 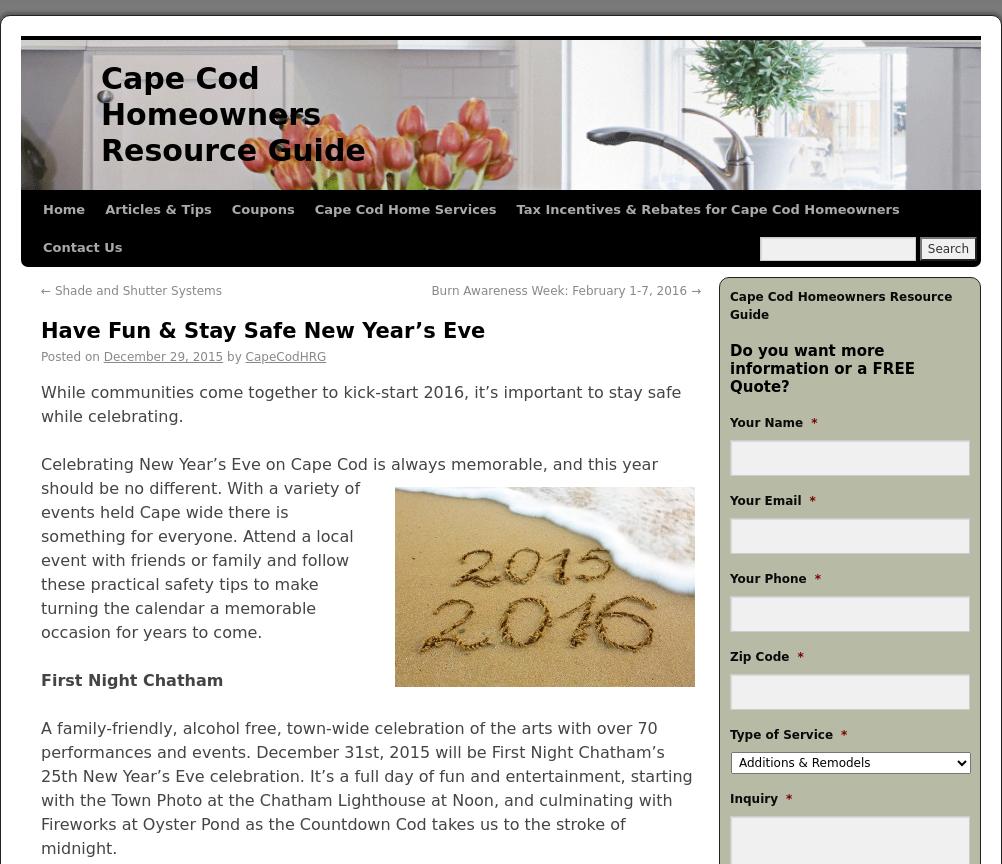 I want to click on 'Type of Service', so click(x=780, y=735).